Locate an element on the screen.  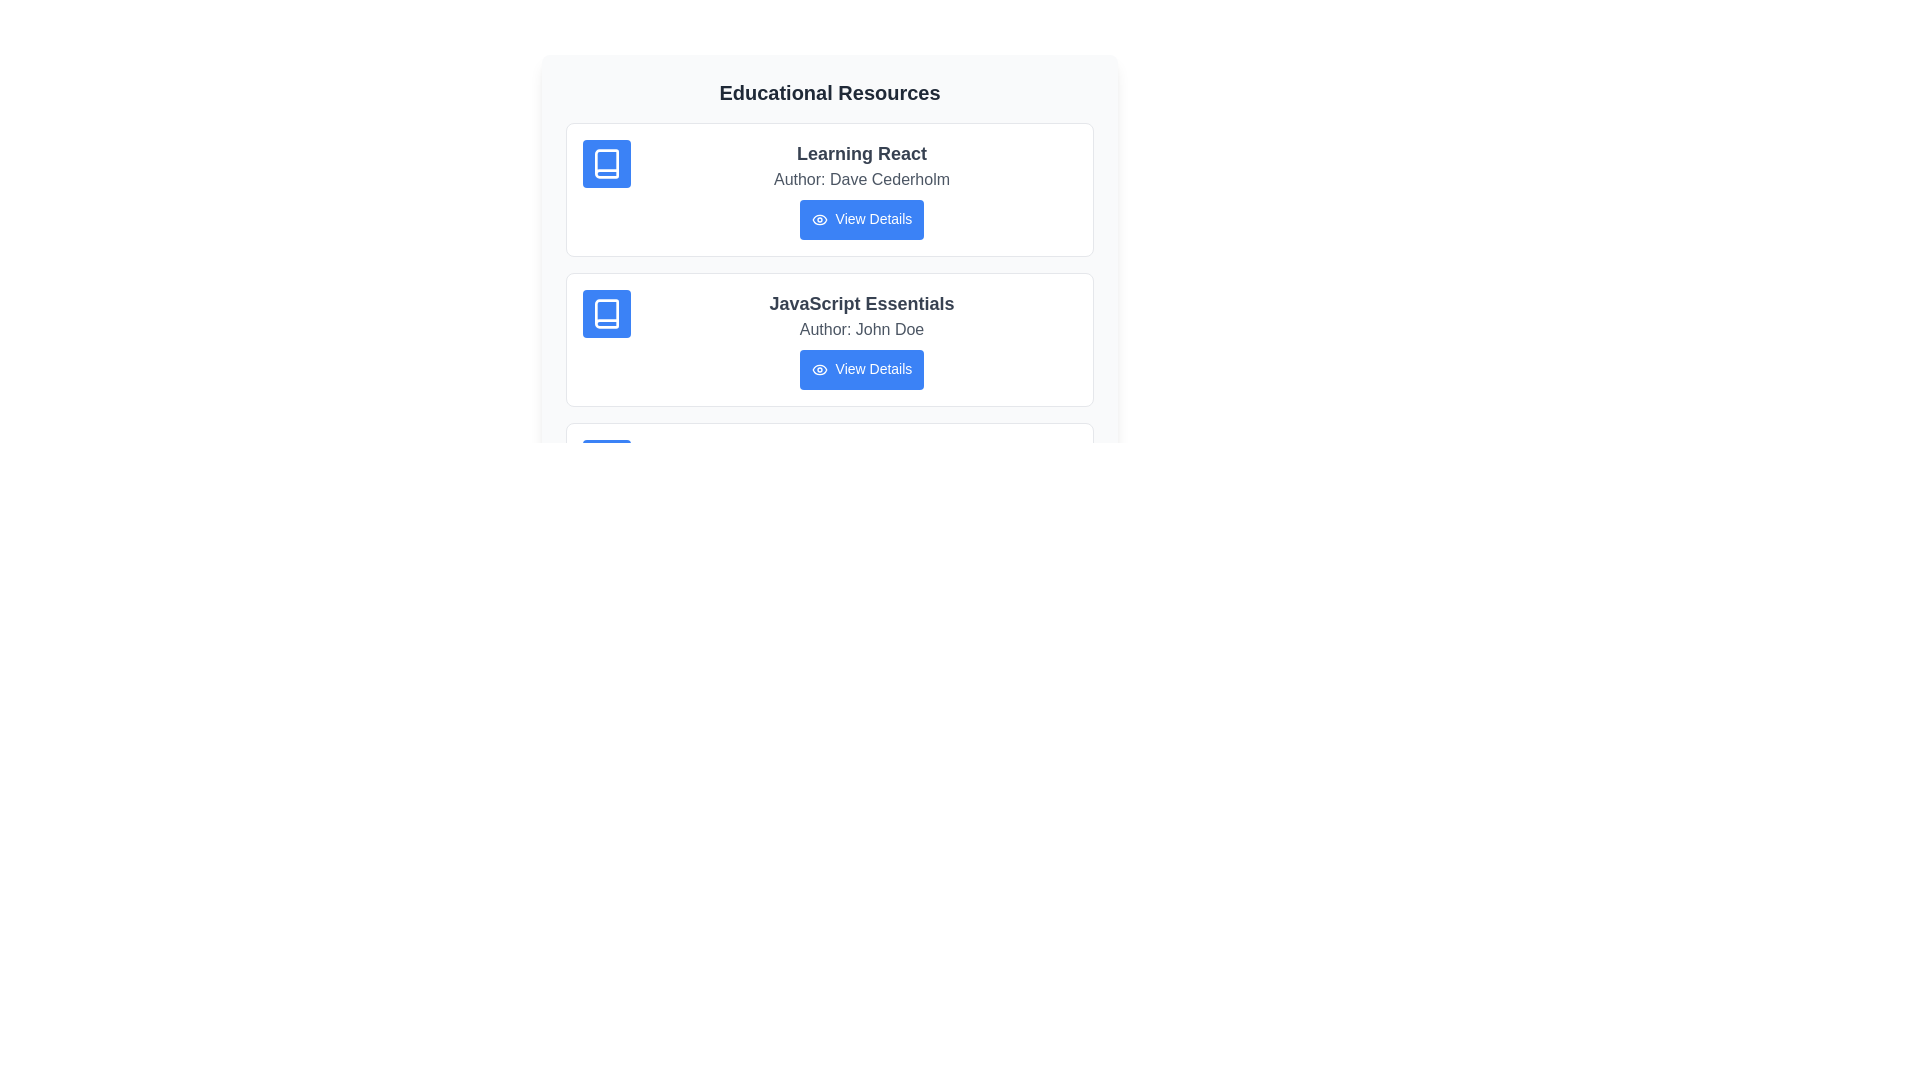
the icon associated with the resource JavaScript Essentials is located at coordinates (605, 313).